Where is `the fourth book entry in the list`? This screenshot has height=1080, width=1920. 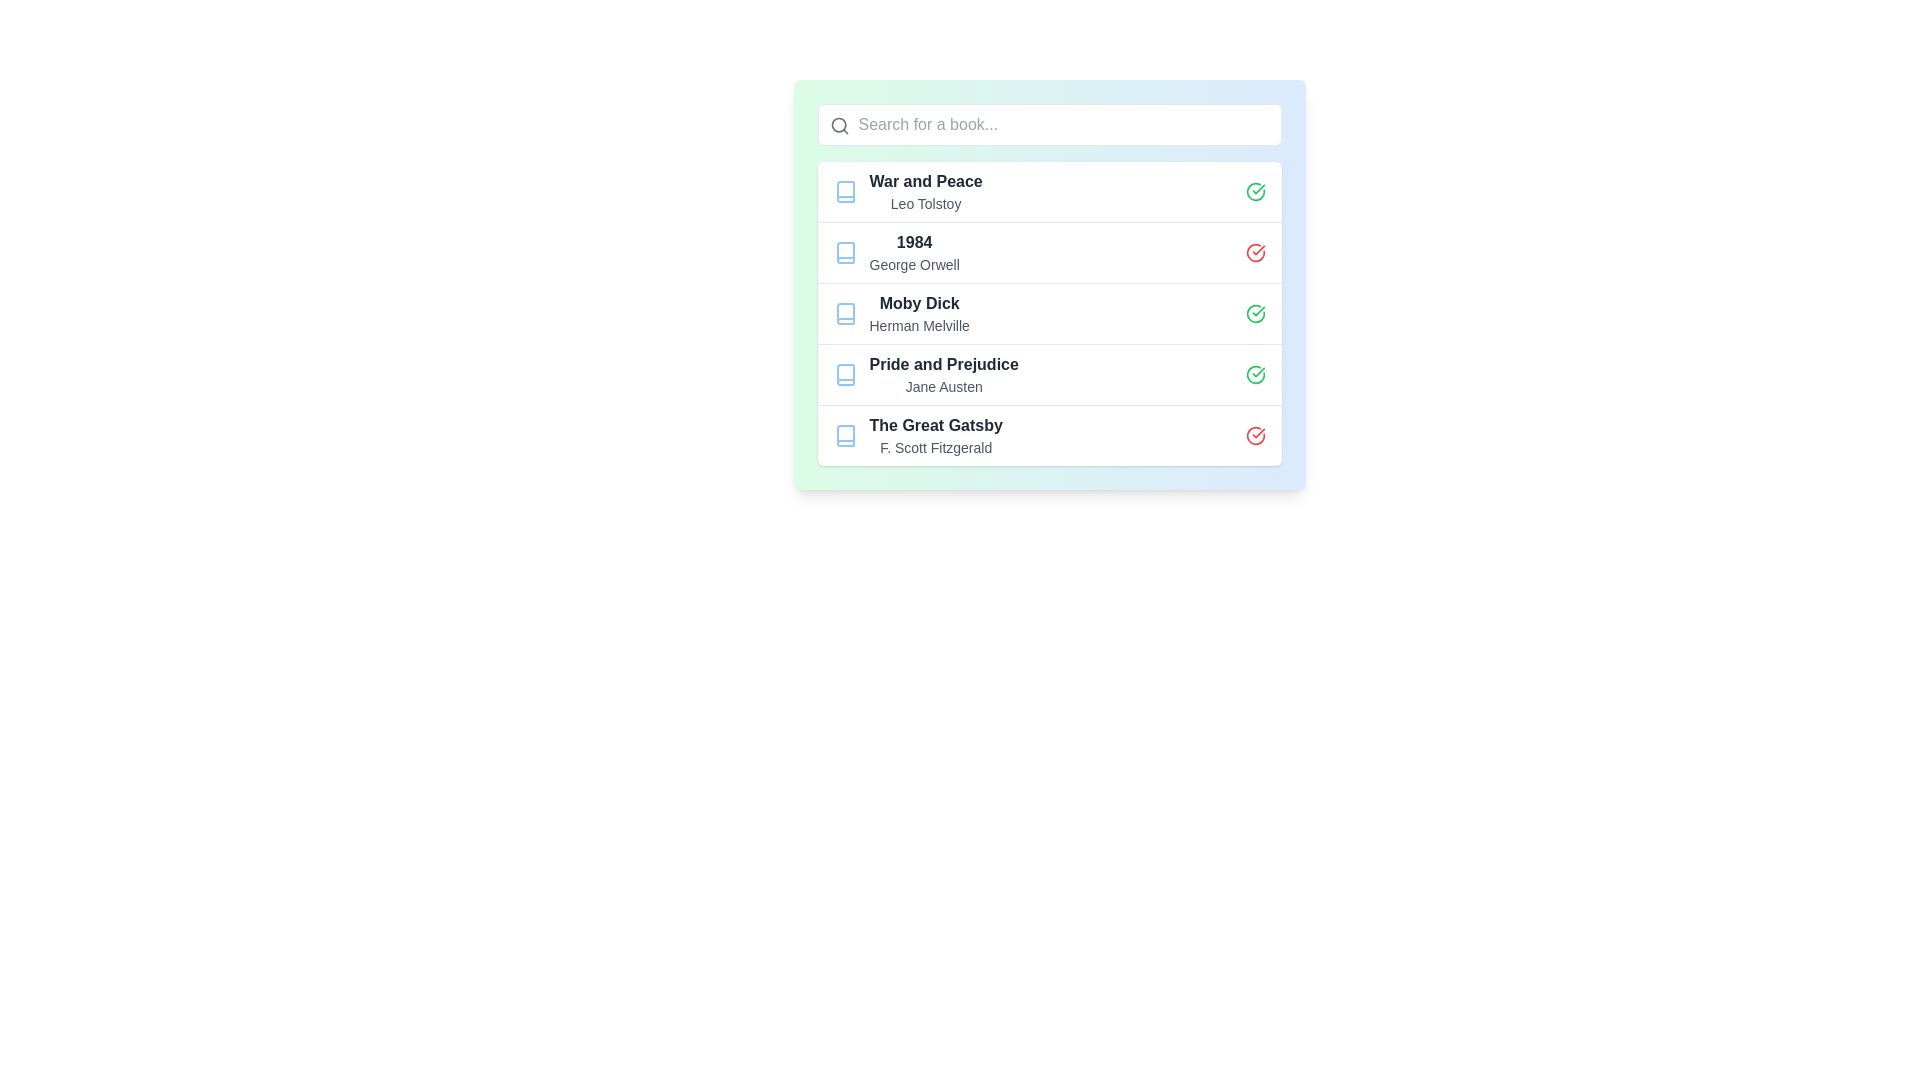 the fourth book entry in the list is located at coordinates (1048, 374).